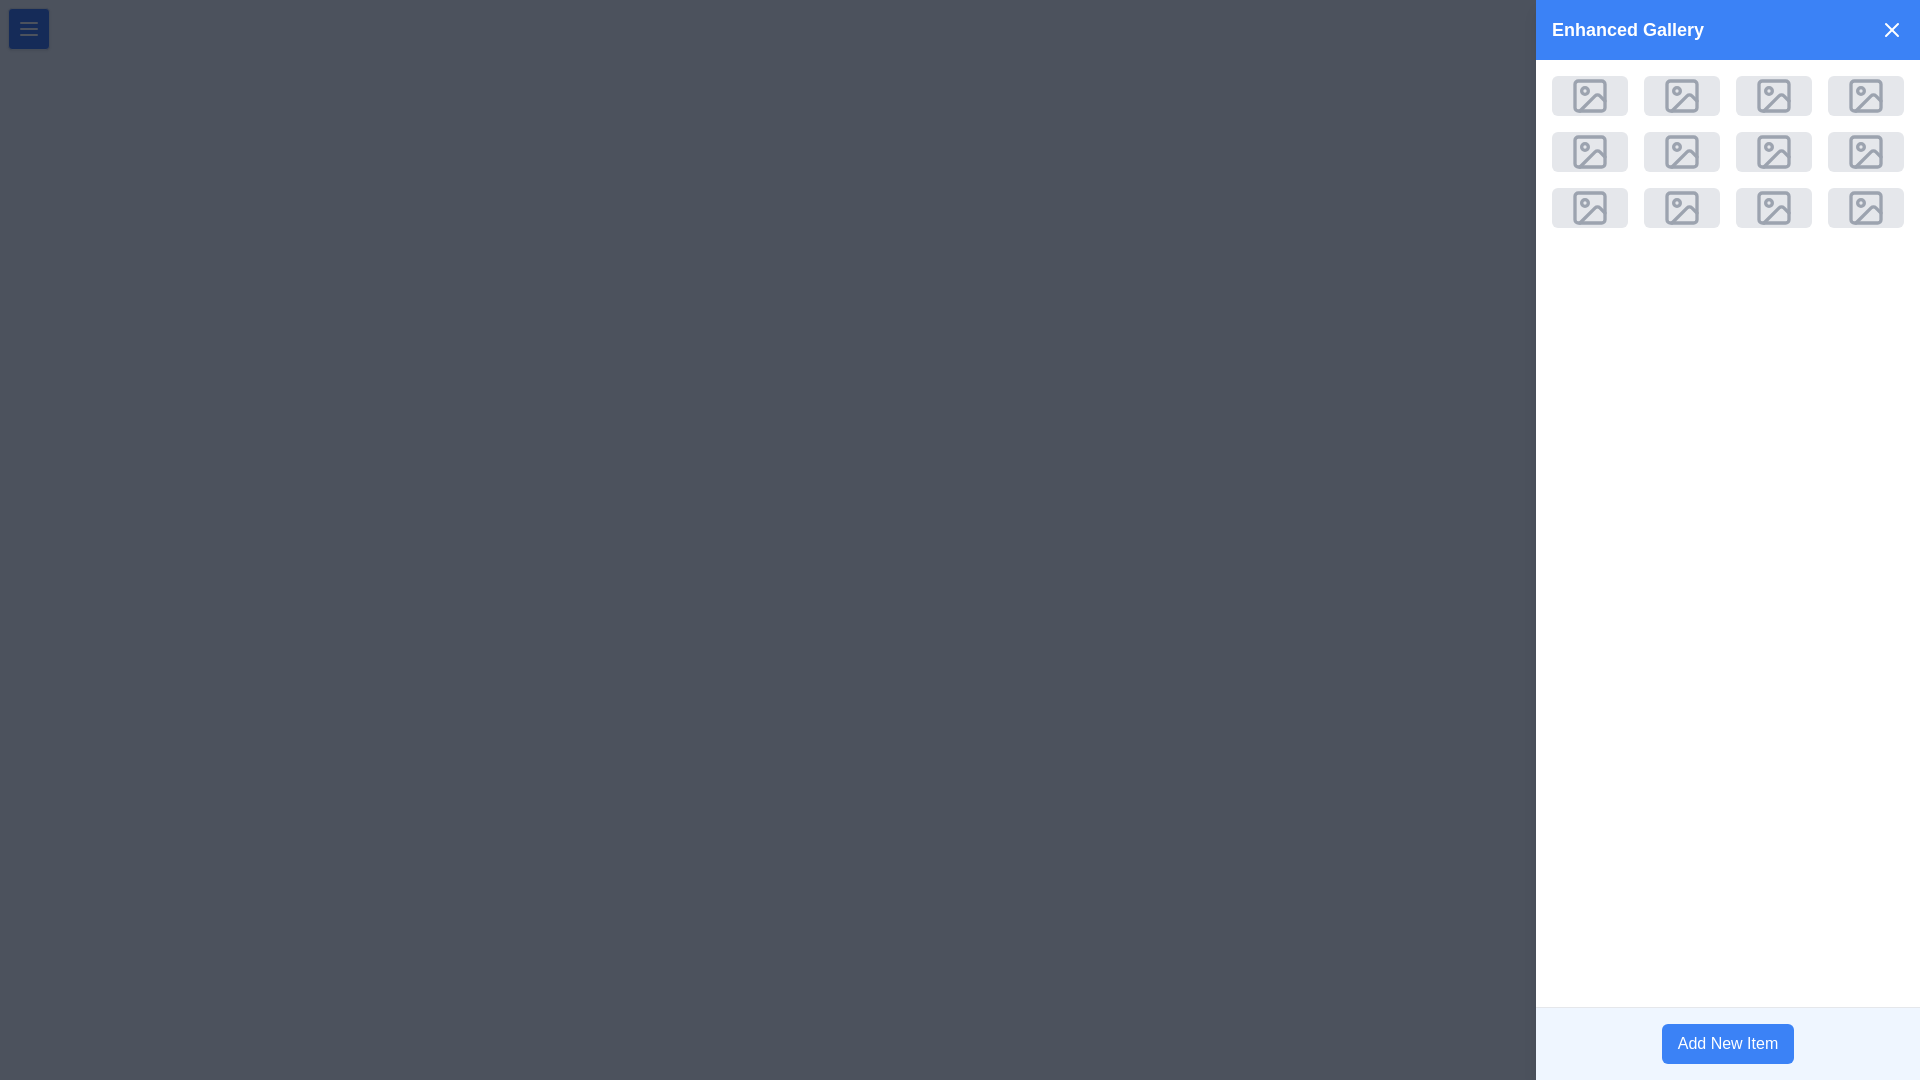 The image size is (1920, 1080). What do you see at coordinates (1680, 96) in the screenshot?
I see `the light gray rectangular graphic with rounded corners, which serves as the main body of the image placeholder icon` at bounding box center [1680, 96].